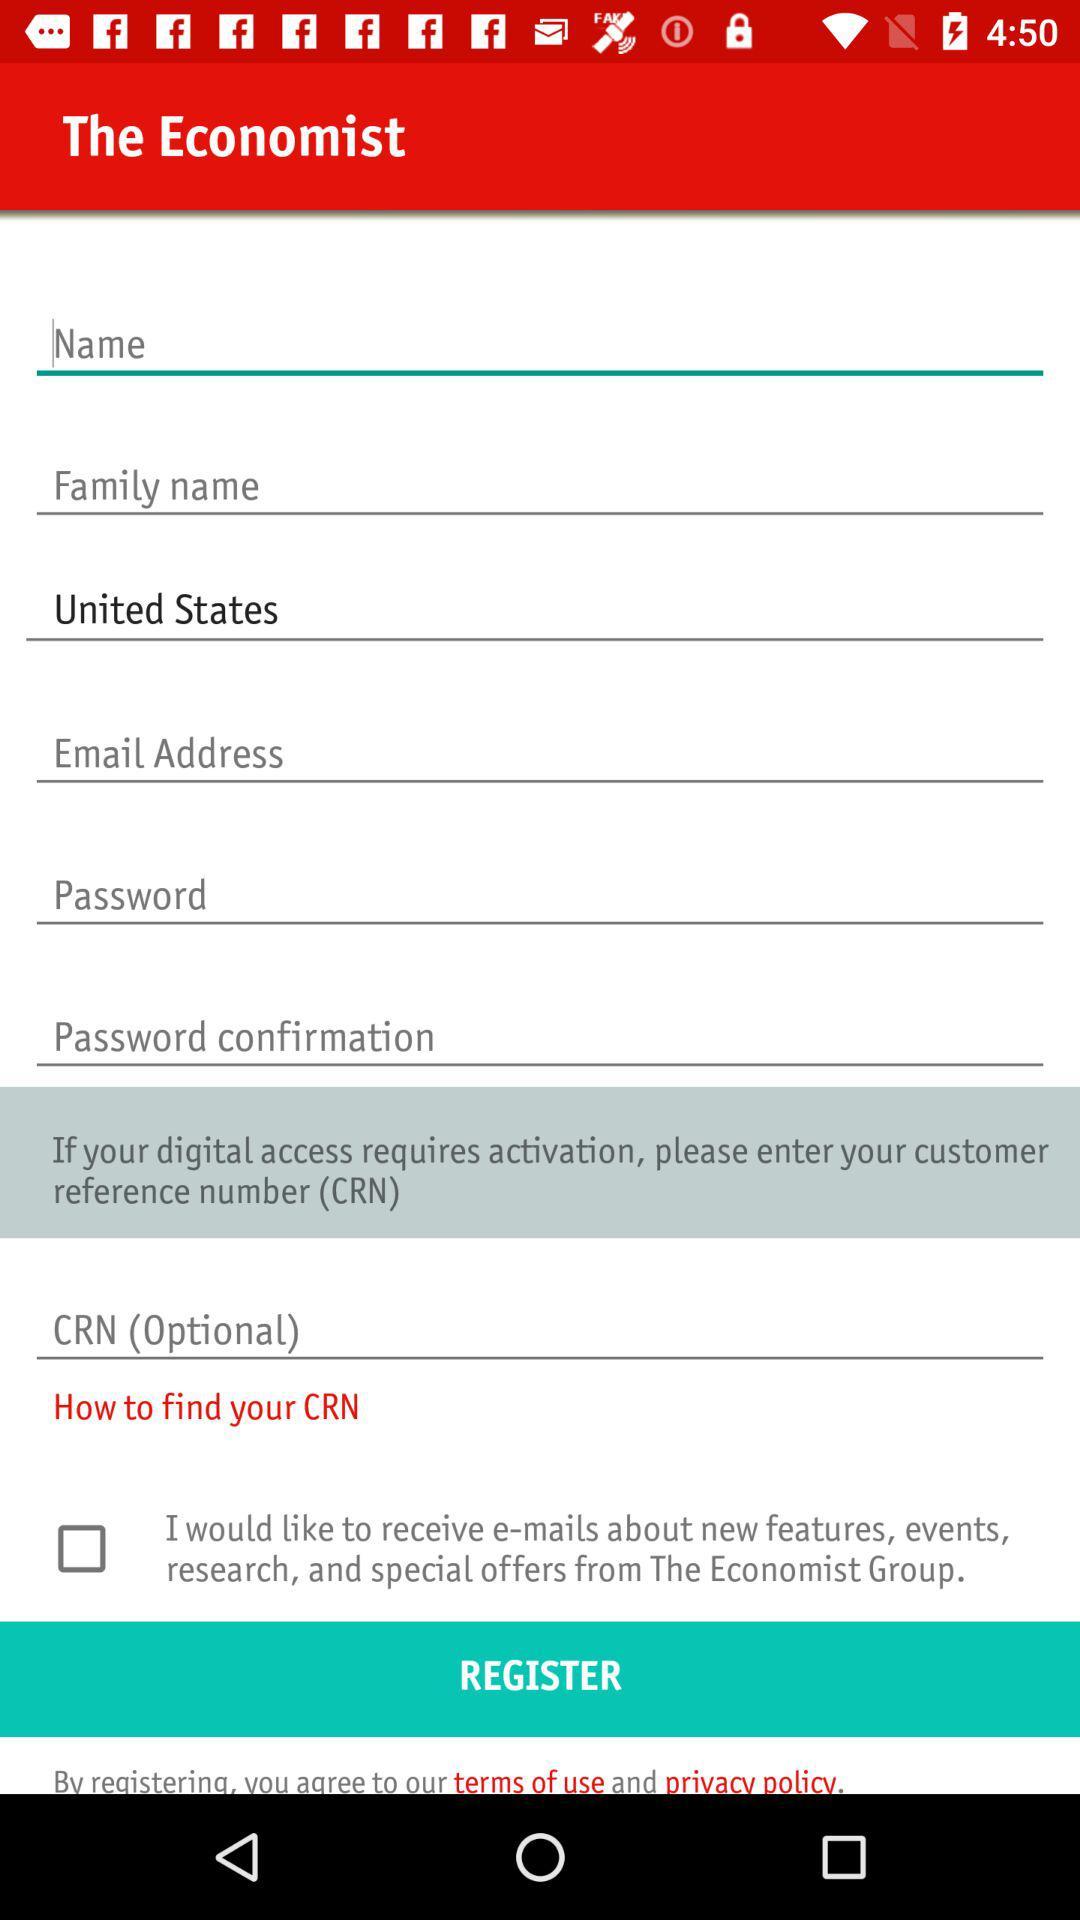 The image size is (1080, 1920). I want to click on optional customer reference number, so click(540, 1309).